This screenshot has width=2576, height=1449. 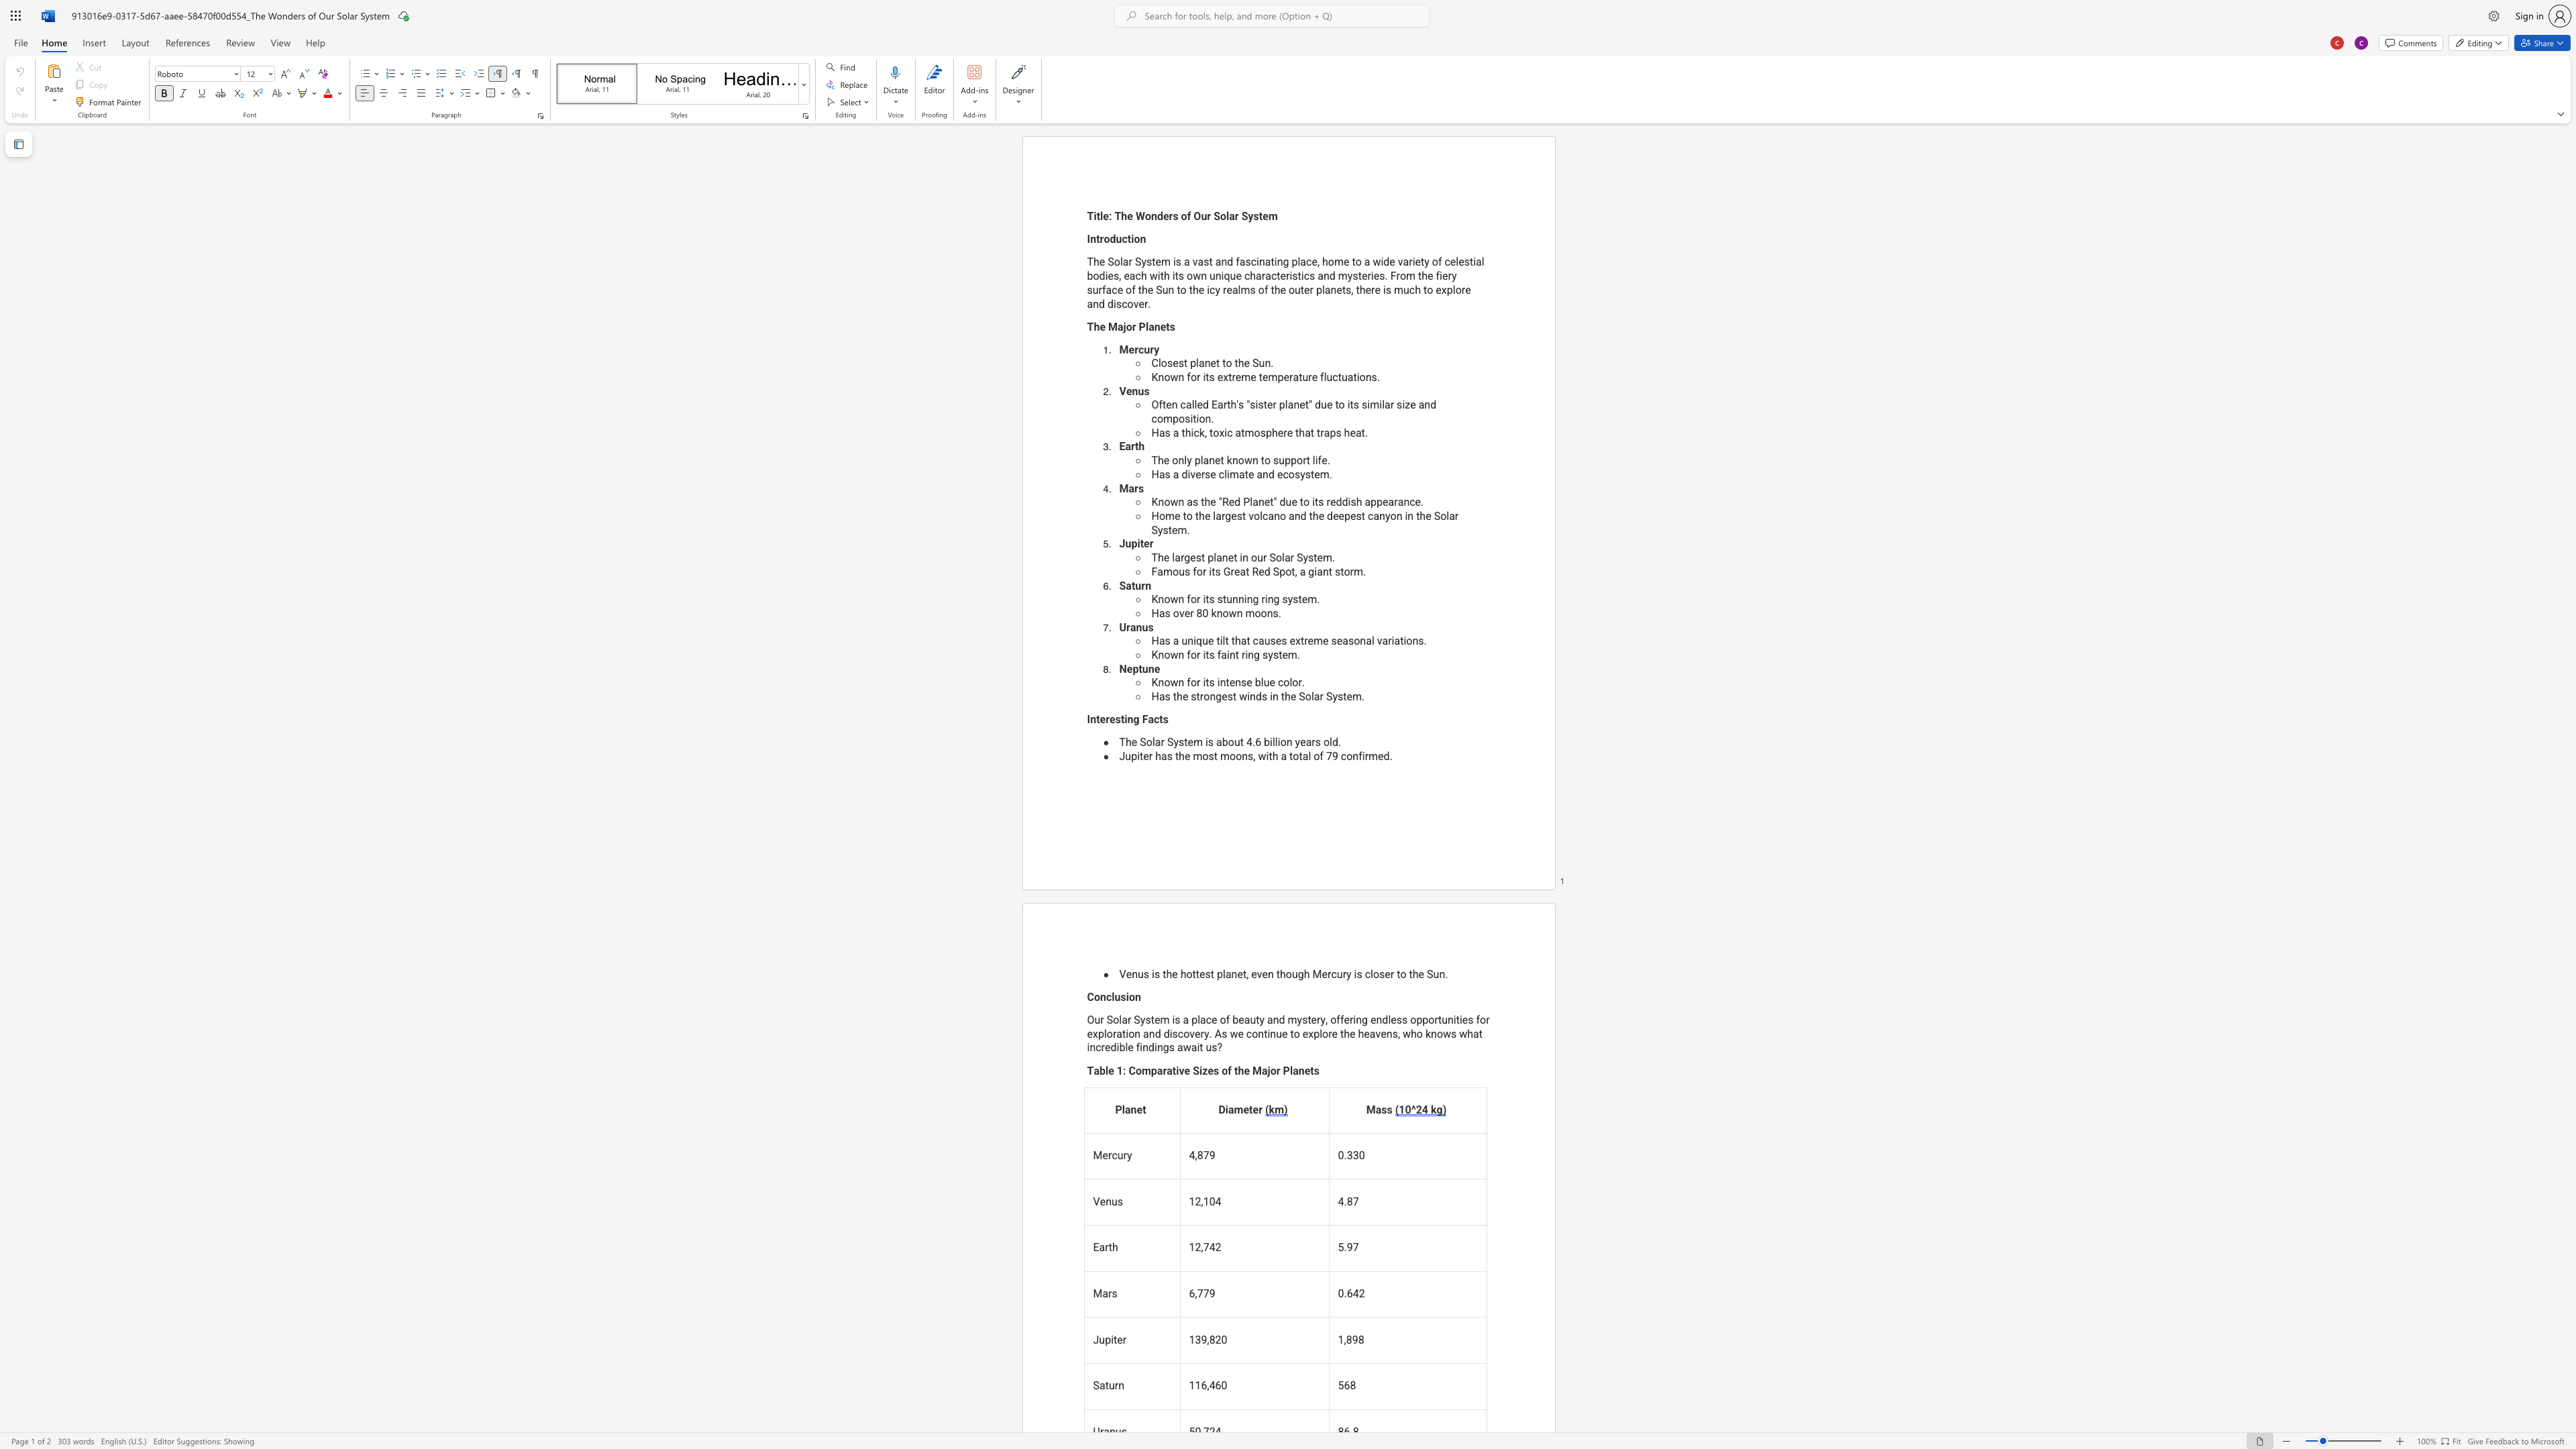 I want to click on the subset text "roduct" within the text "Introduction", so click(x=1099, y=238).